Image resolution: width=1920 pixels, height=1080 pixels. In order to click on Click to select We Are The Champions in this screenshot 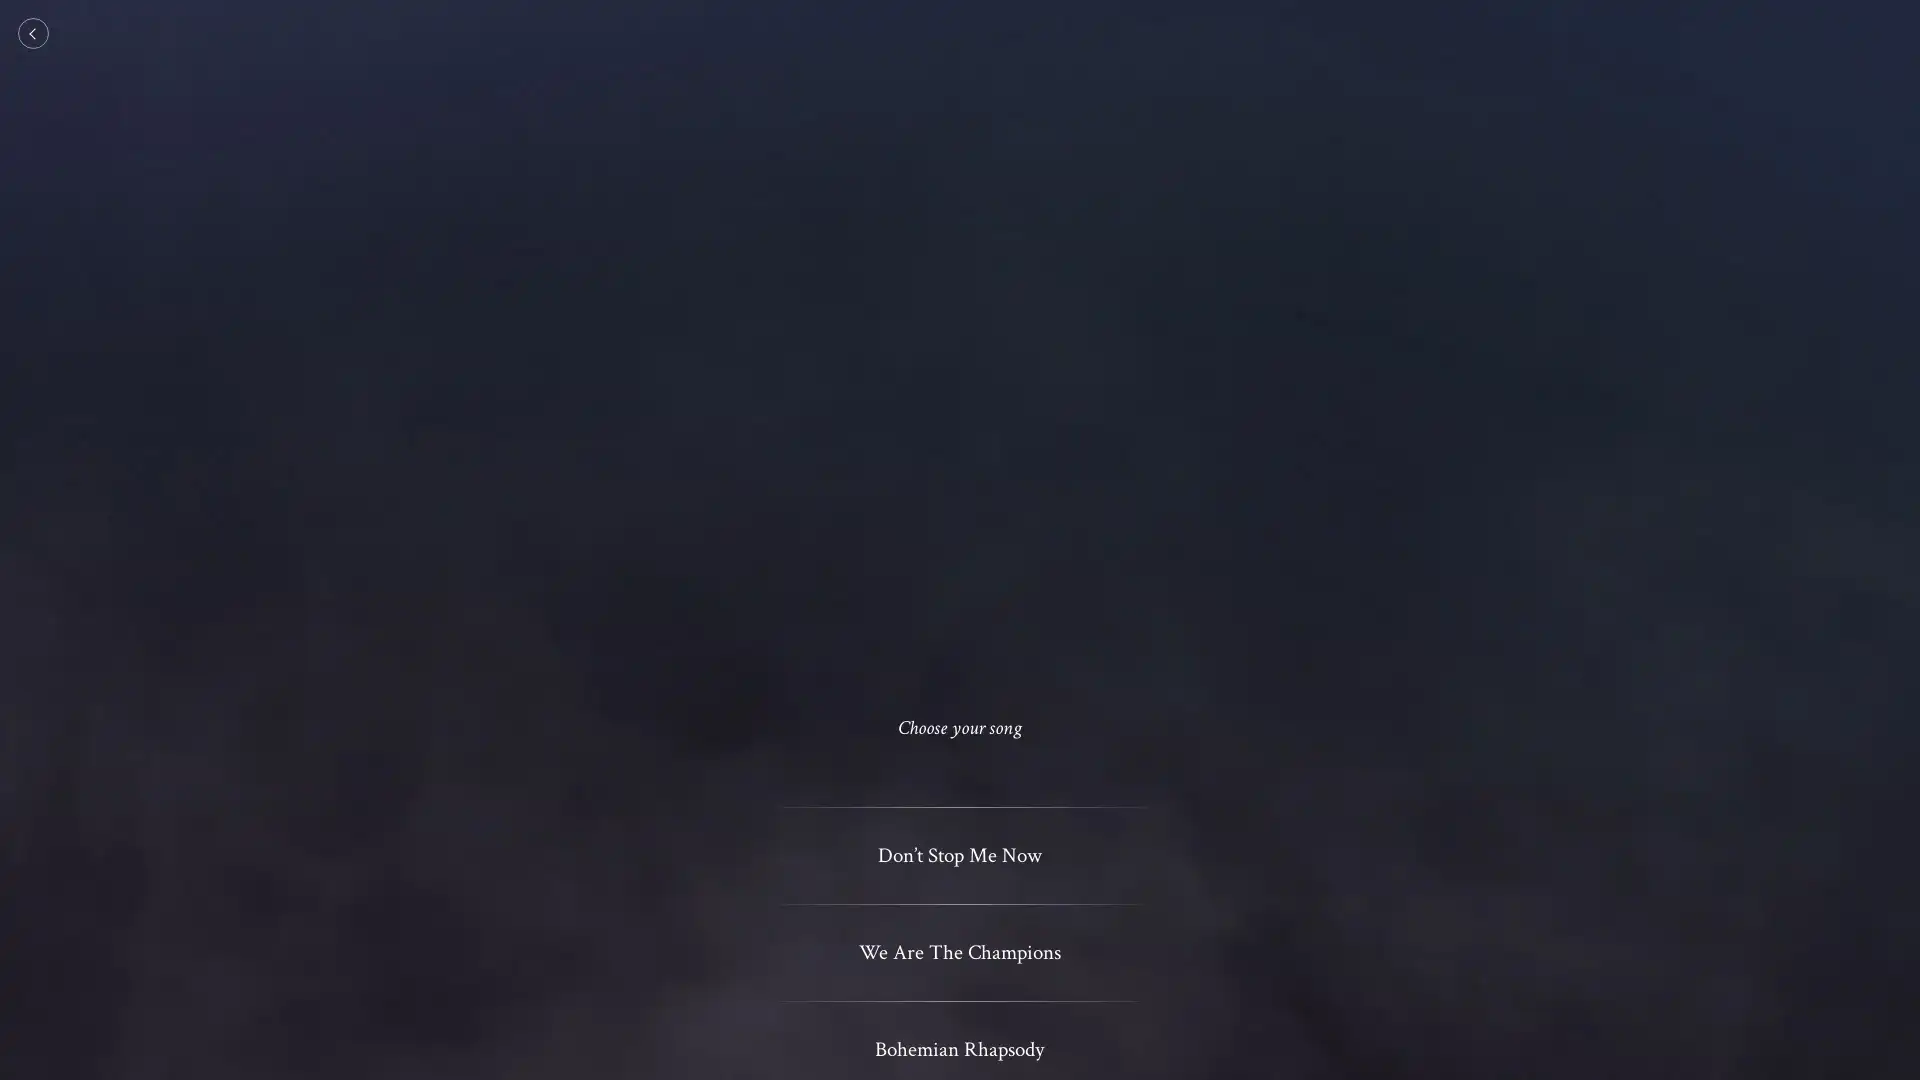, I will do `click(958, 951)`.